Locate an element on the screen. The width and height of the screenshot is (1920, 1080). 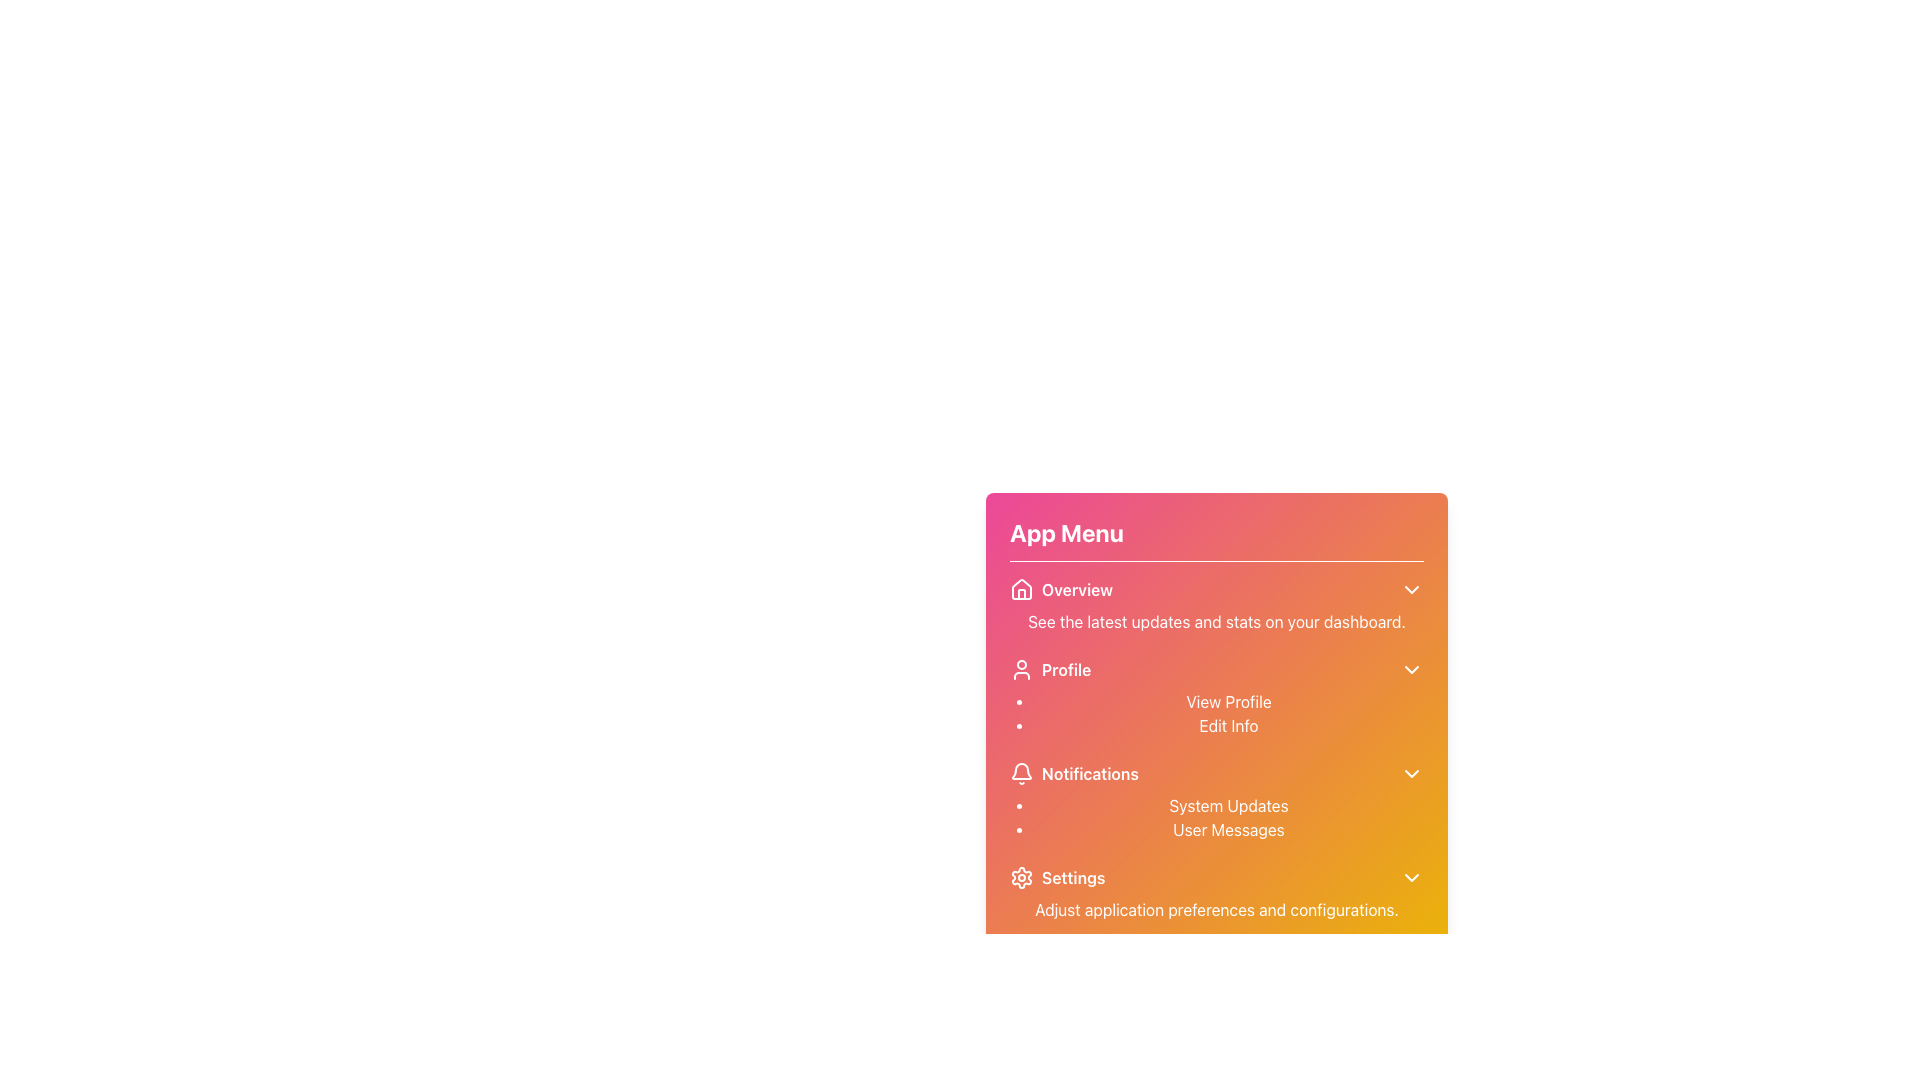
the text label displaying 'Overview' in bold white font, located in the menu panel to the right of the home icon is located at coordinates (1076, 589).